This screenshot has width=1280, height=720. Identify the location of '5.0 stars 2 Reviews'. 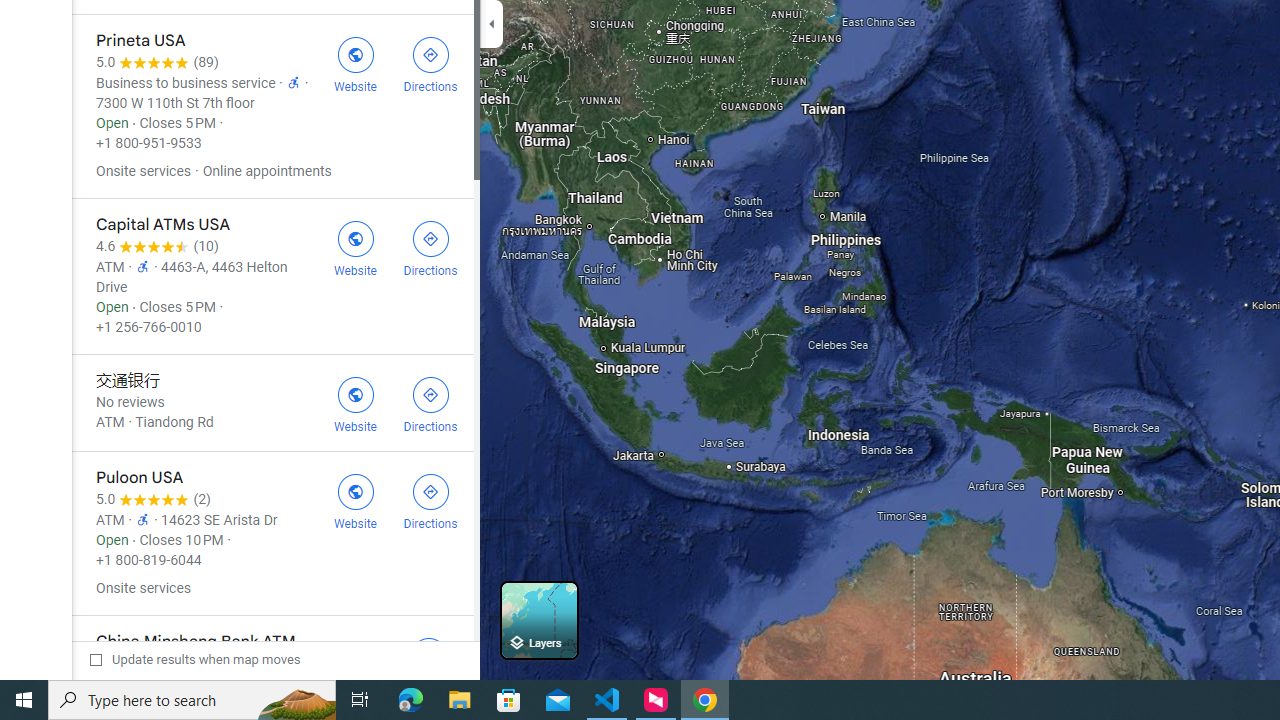
(152, 499).